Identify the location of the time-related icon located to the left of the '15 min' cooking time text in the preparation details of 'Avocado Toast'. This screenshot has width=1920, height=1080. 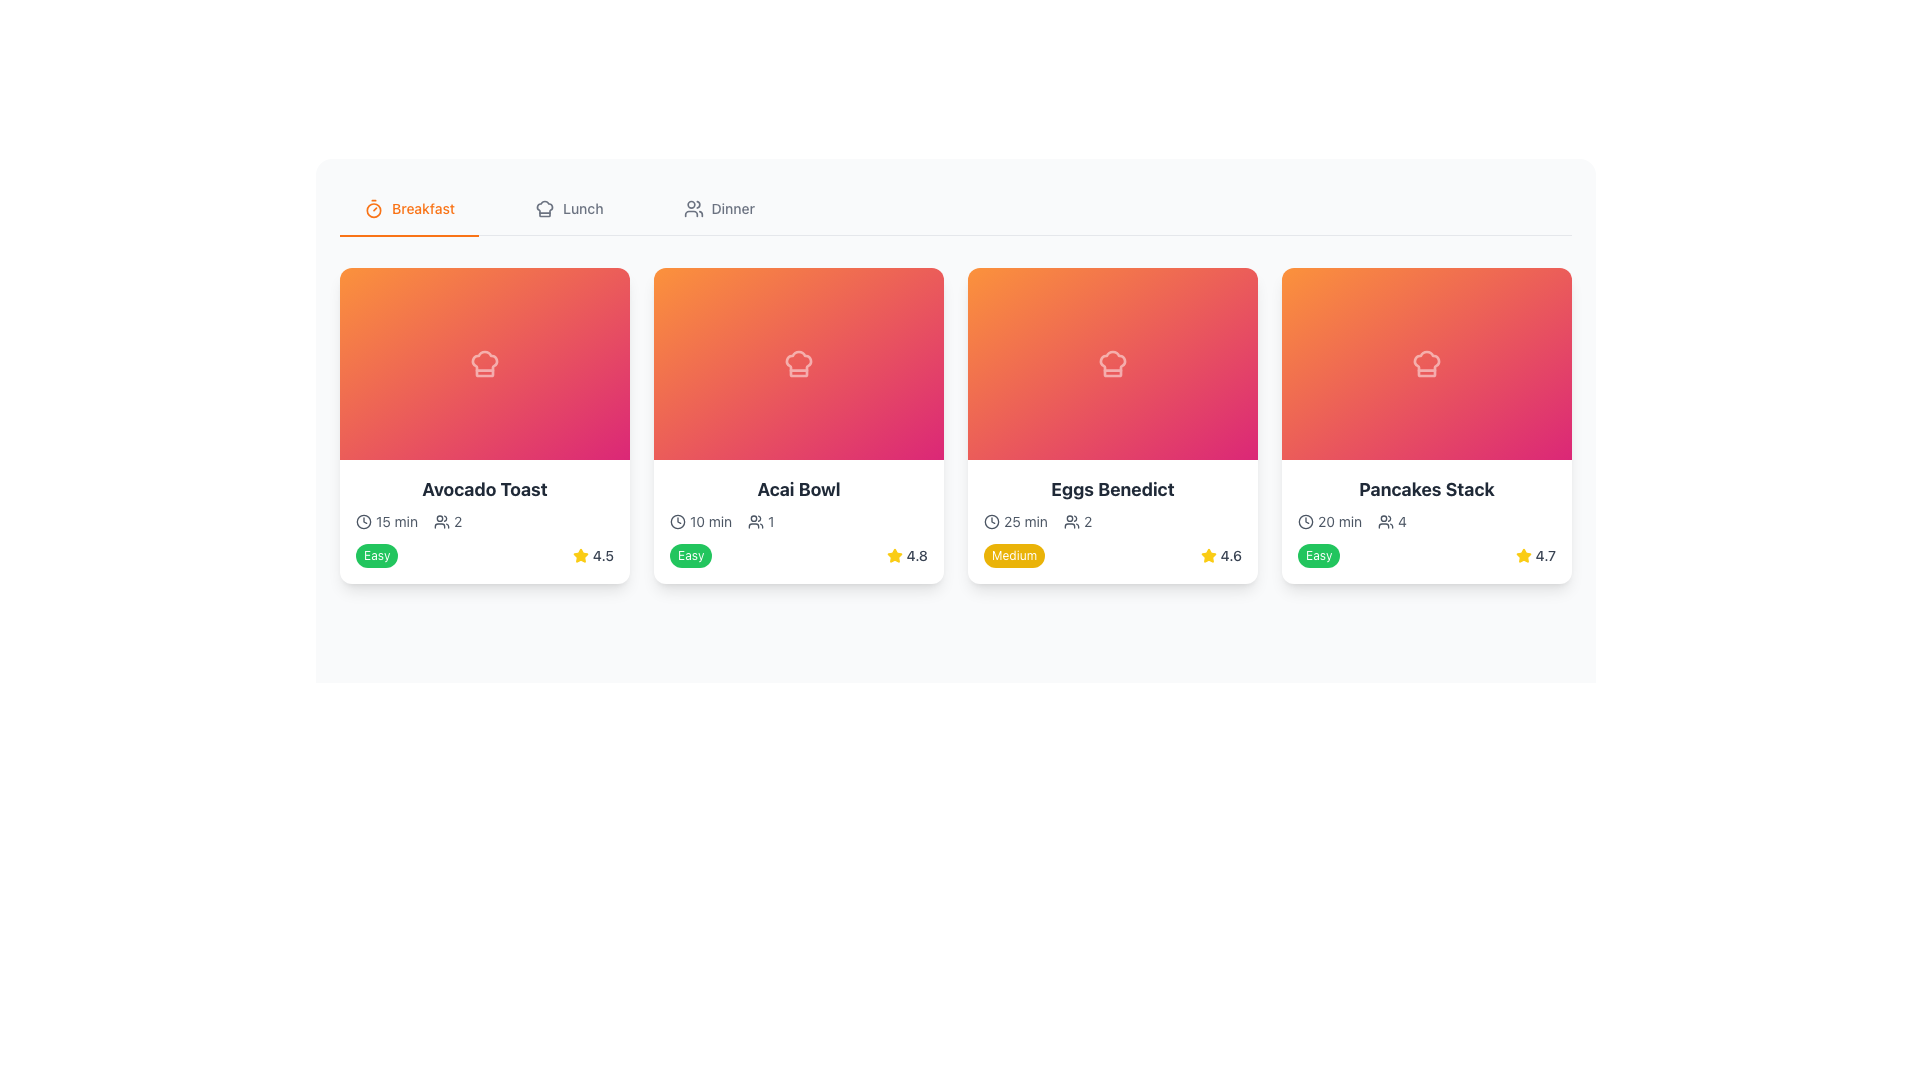
(364, 520).